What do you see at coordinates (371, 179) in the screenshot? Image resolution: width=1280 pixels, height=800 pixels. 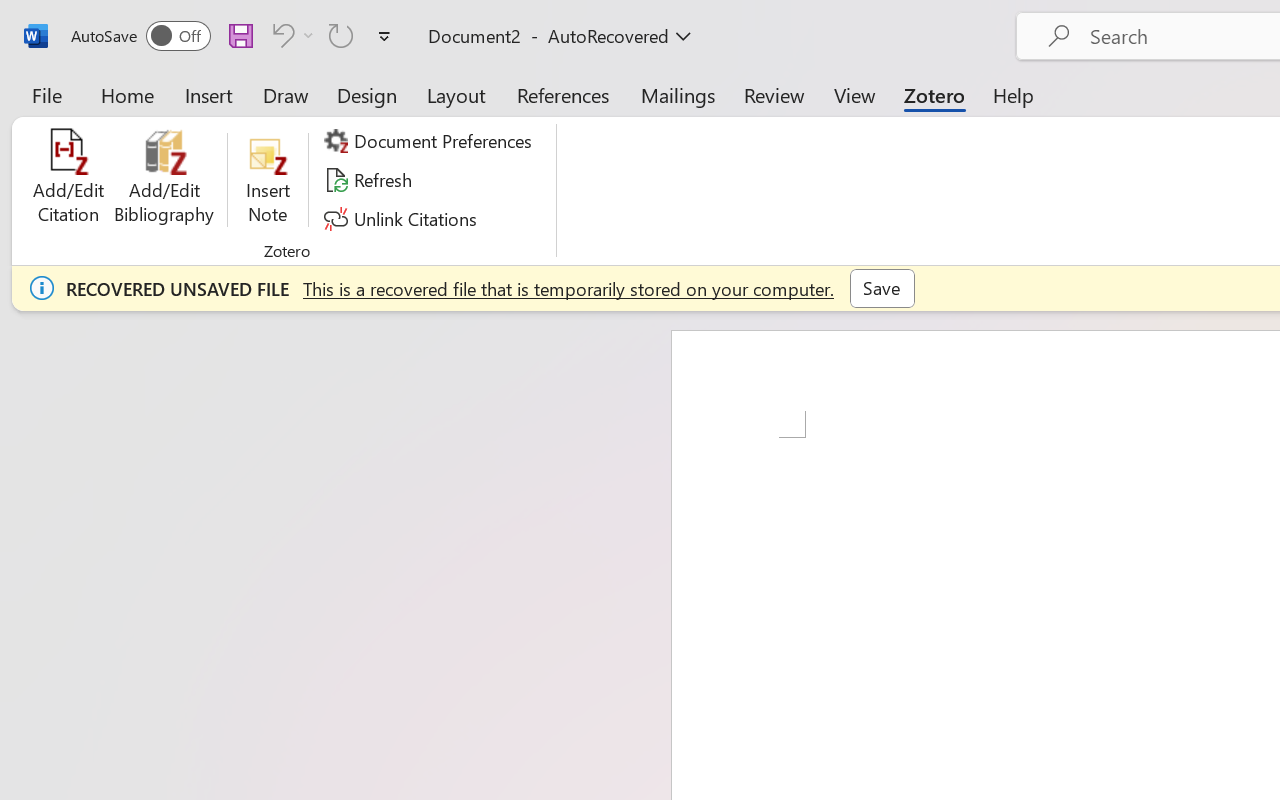 I see `'Refresh'` at bounding box center [371, 179].